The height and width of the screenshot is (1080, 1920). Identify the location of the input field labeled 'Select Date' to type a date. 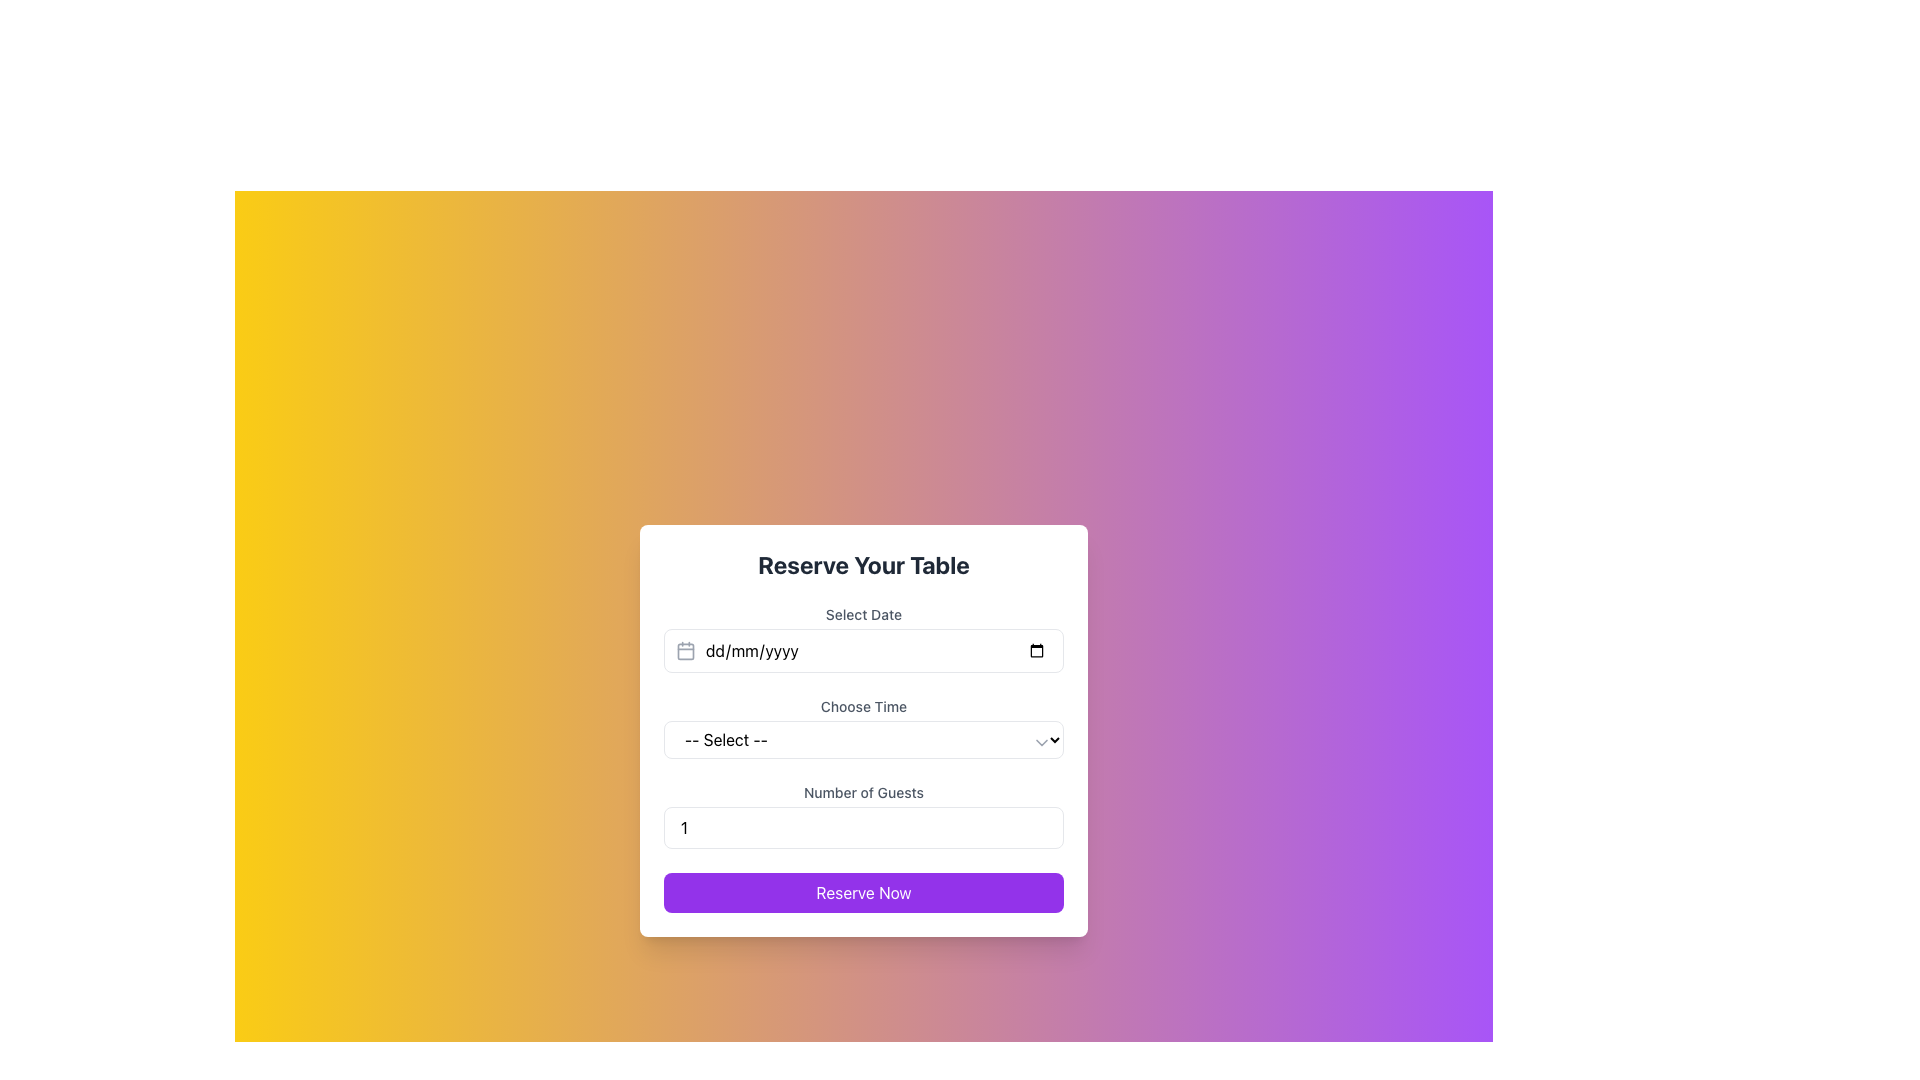
(864, 639).